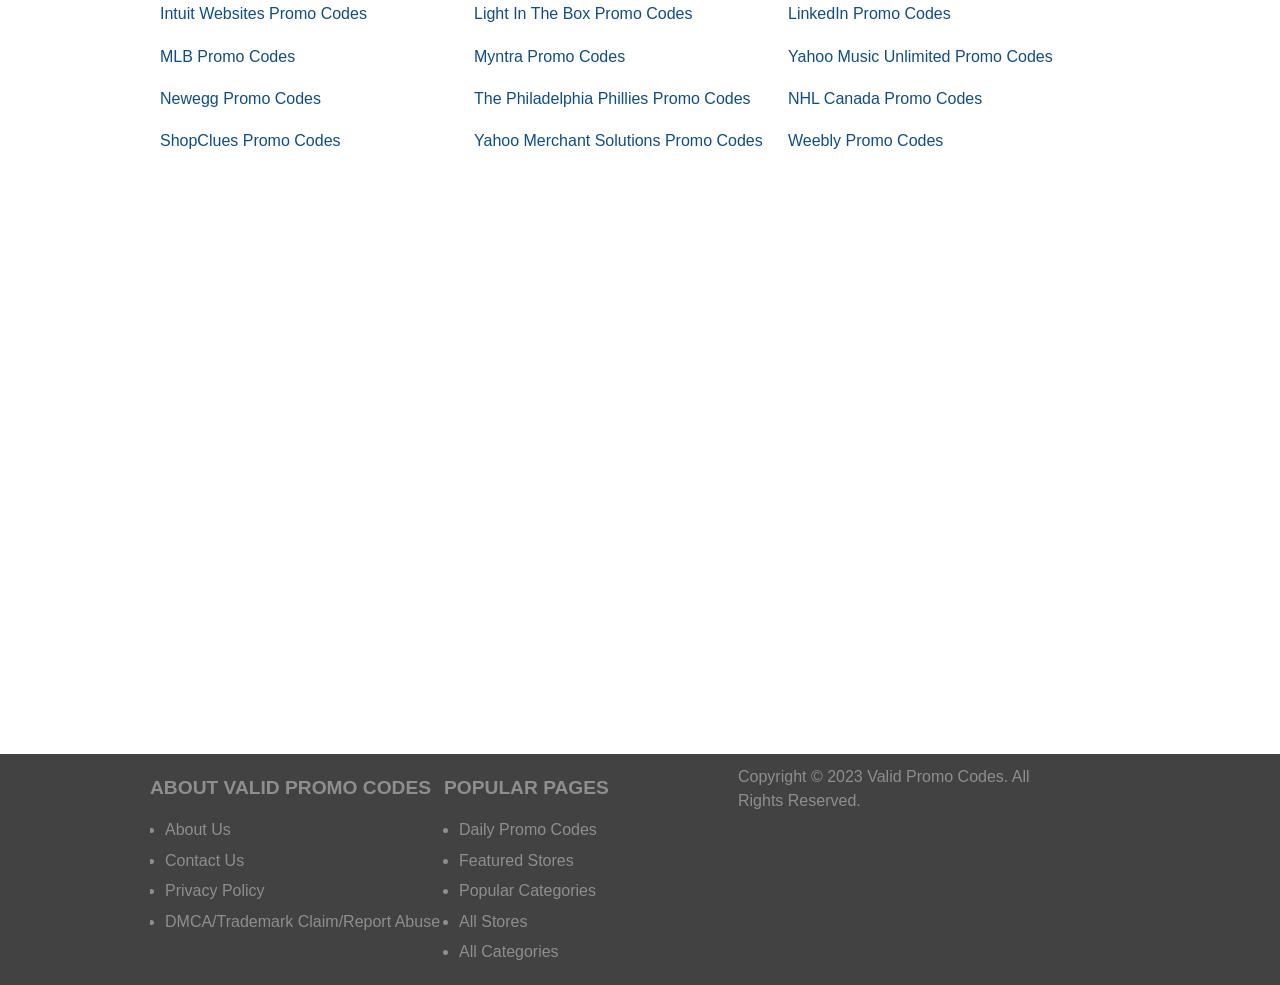 This screenshot has height=985, width=1280. I want to click on 'Valid Promo Codes', so click(934, 775).